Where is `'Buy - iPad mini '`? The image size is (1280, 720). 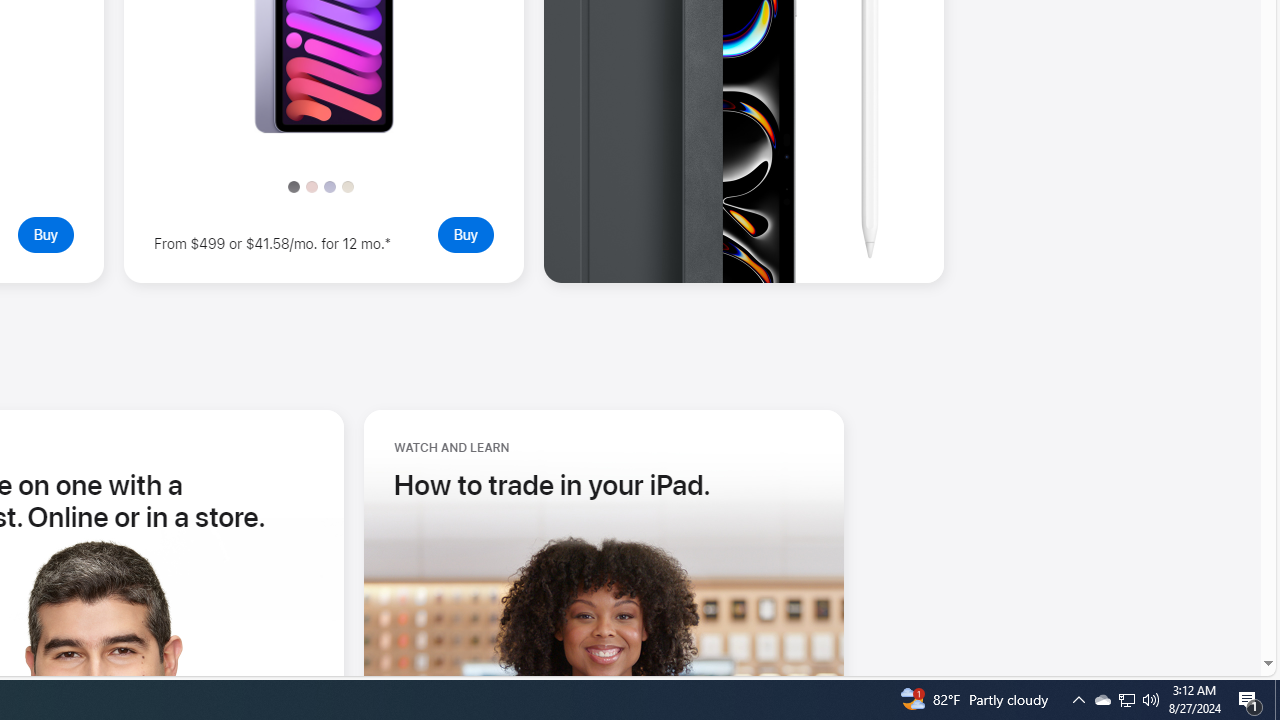
'Buy - iPad mini ' is located at coordinates (464, 233).